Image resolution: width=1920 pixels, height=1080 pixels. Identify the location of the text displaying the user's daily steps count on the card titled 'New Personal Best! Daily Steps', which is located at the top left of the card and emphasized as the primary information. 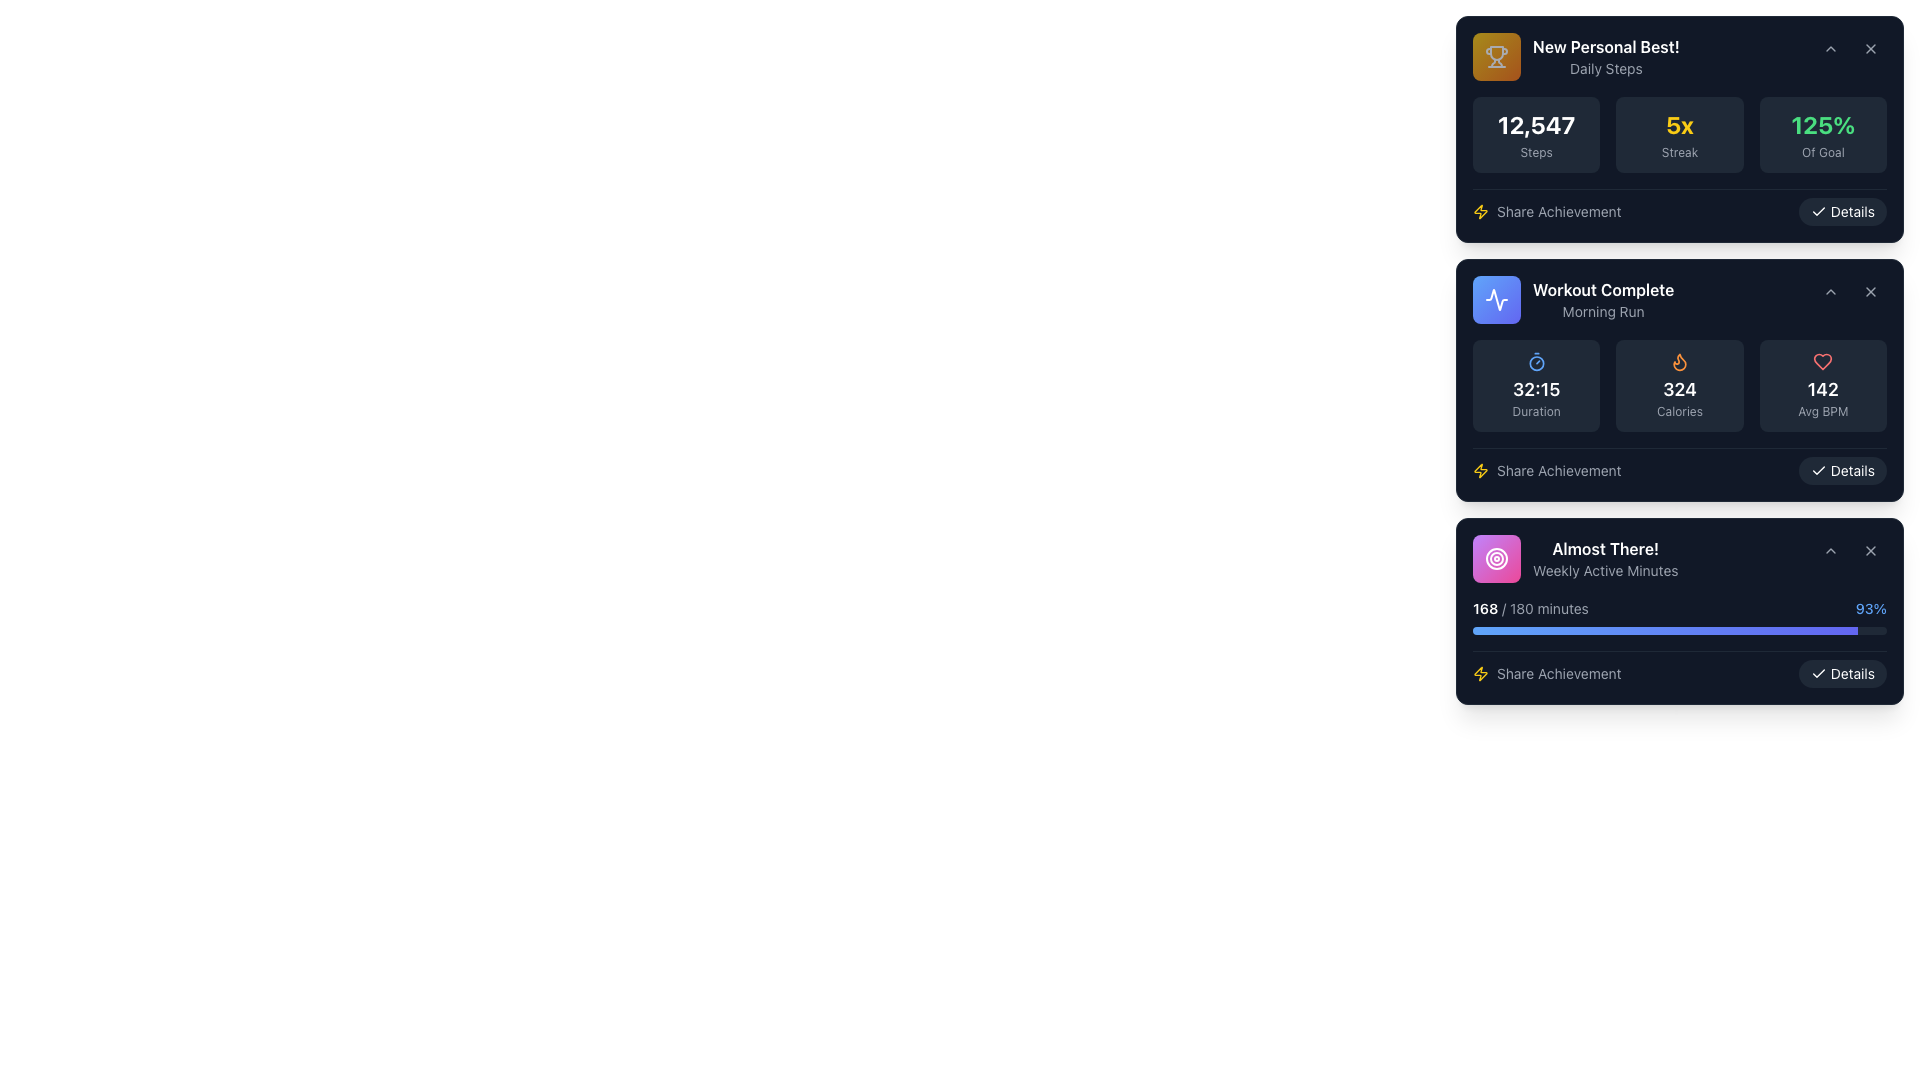
(1535, 124).